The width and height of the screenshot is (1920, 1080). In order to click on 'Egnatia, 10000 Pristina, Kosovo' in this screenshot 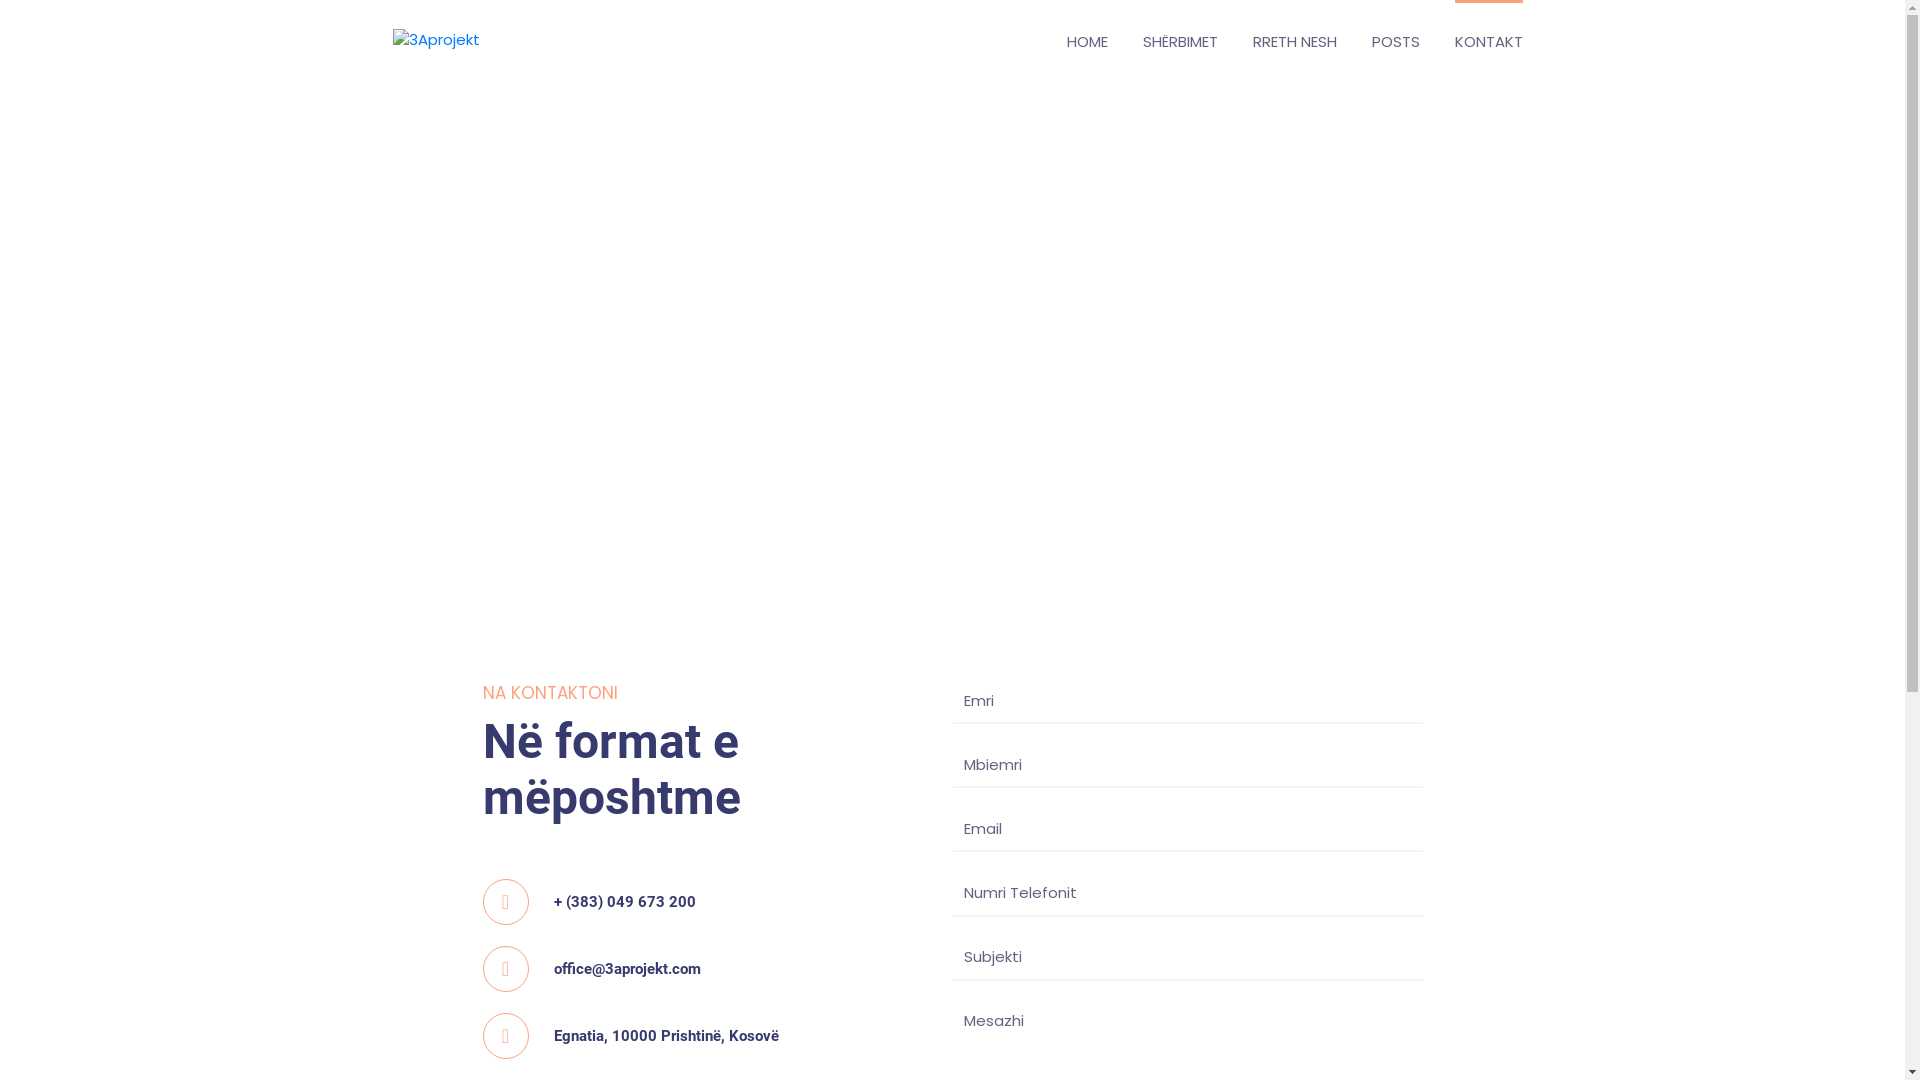, I will do `click(951, 380)`.